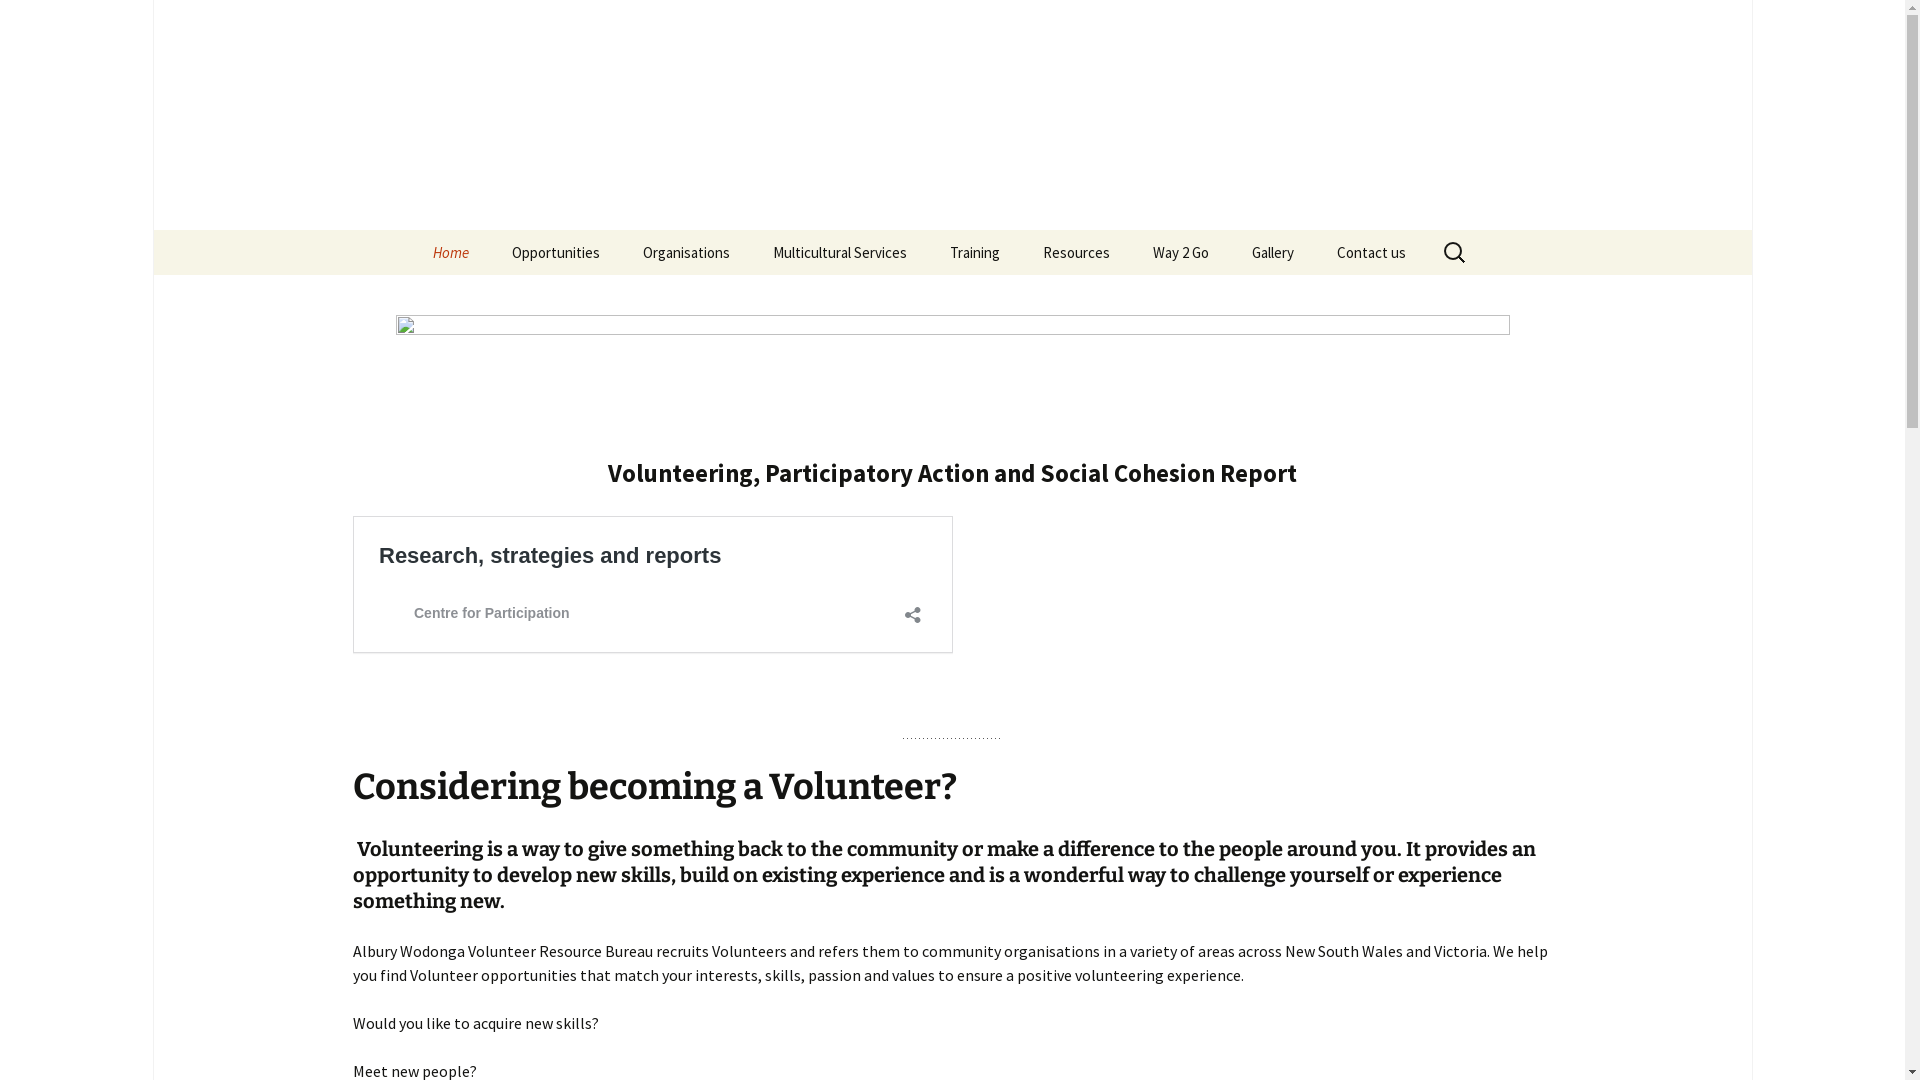 Image resolution: width=1920 pixels, height=1080 pixels. I want to click on 'Training', so click(929, 251).